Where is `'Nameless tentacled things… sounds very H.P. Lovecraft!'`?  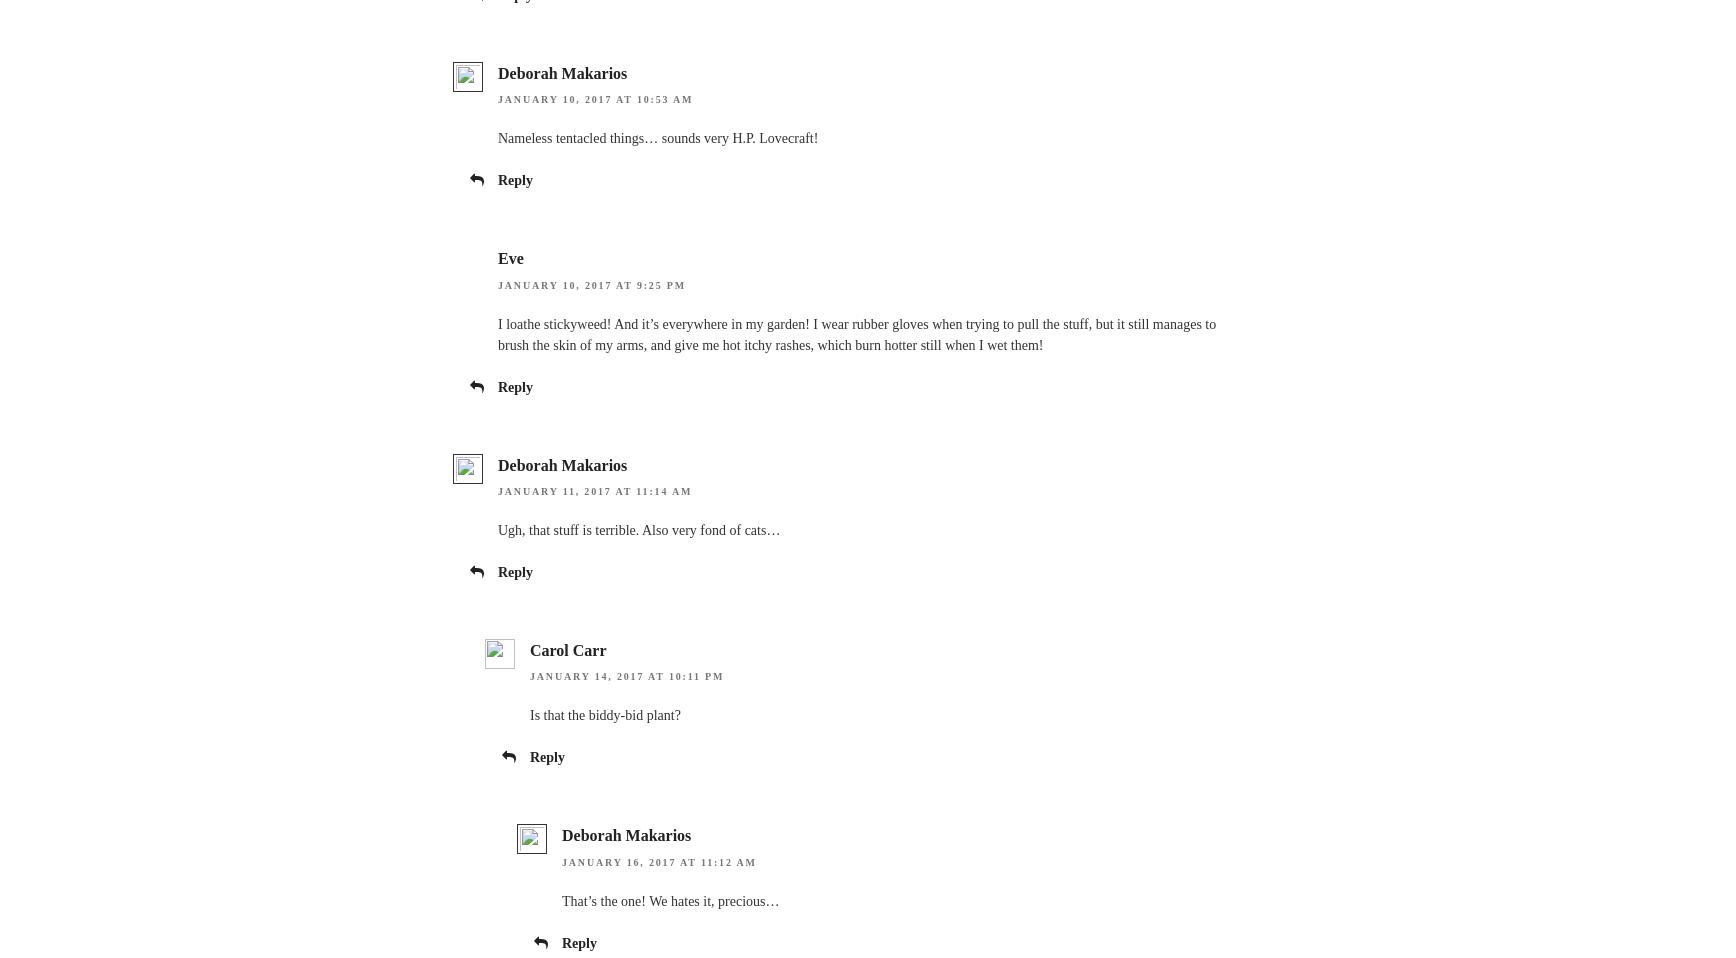 'Nameless tentacled things… sounds very H.P. Lovecraft!' is located at coordinates (657, 138).